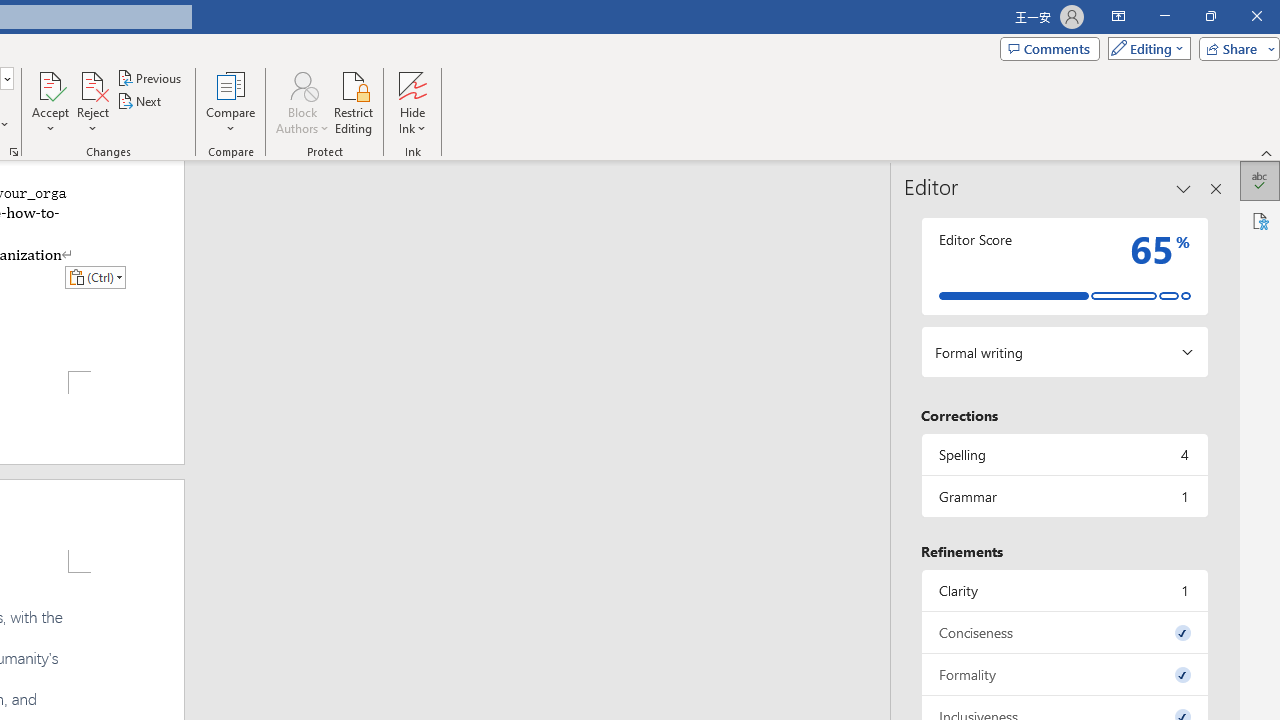 The width and height of the screenshot is (1280, 720). What do you see at coordinates (50, 84) in the screenshot?
I see `'Accept and Move to Next'` at bounding box center [50, 84].